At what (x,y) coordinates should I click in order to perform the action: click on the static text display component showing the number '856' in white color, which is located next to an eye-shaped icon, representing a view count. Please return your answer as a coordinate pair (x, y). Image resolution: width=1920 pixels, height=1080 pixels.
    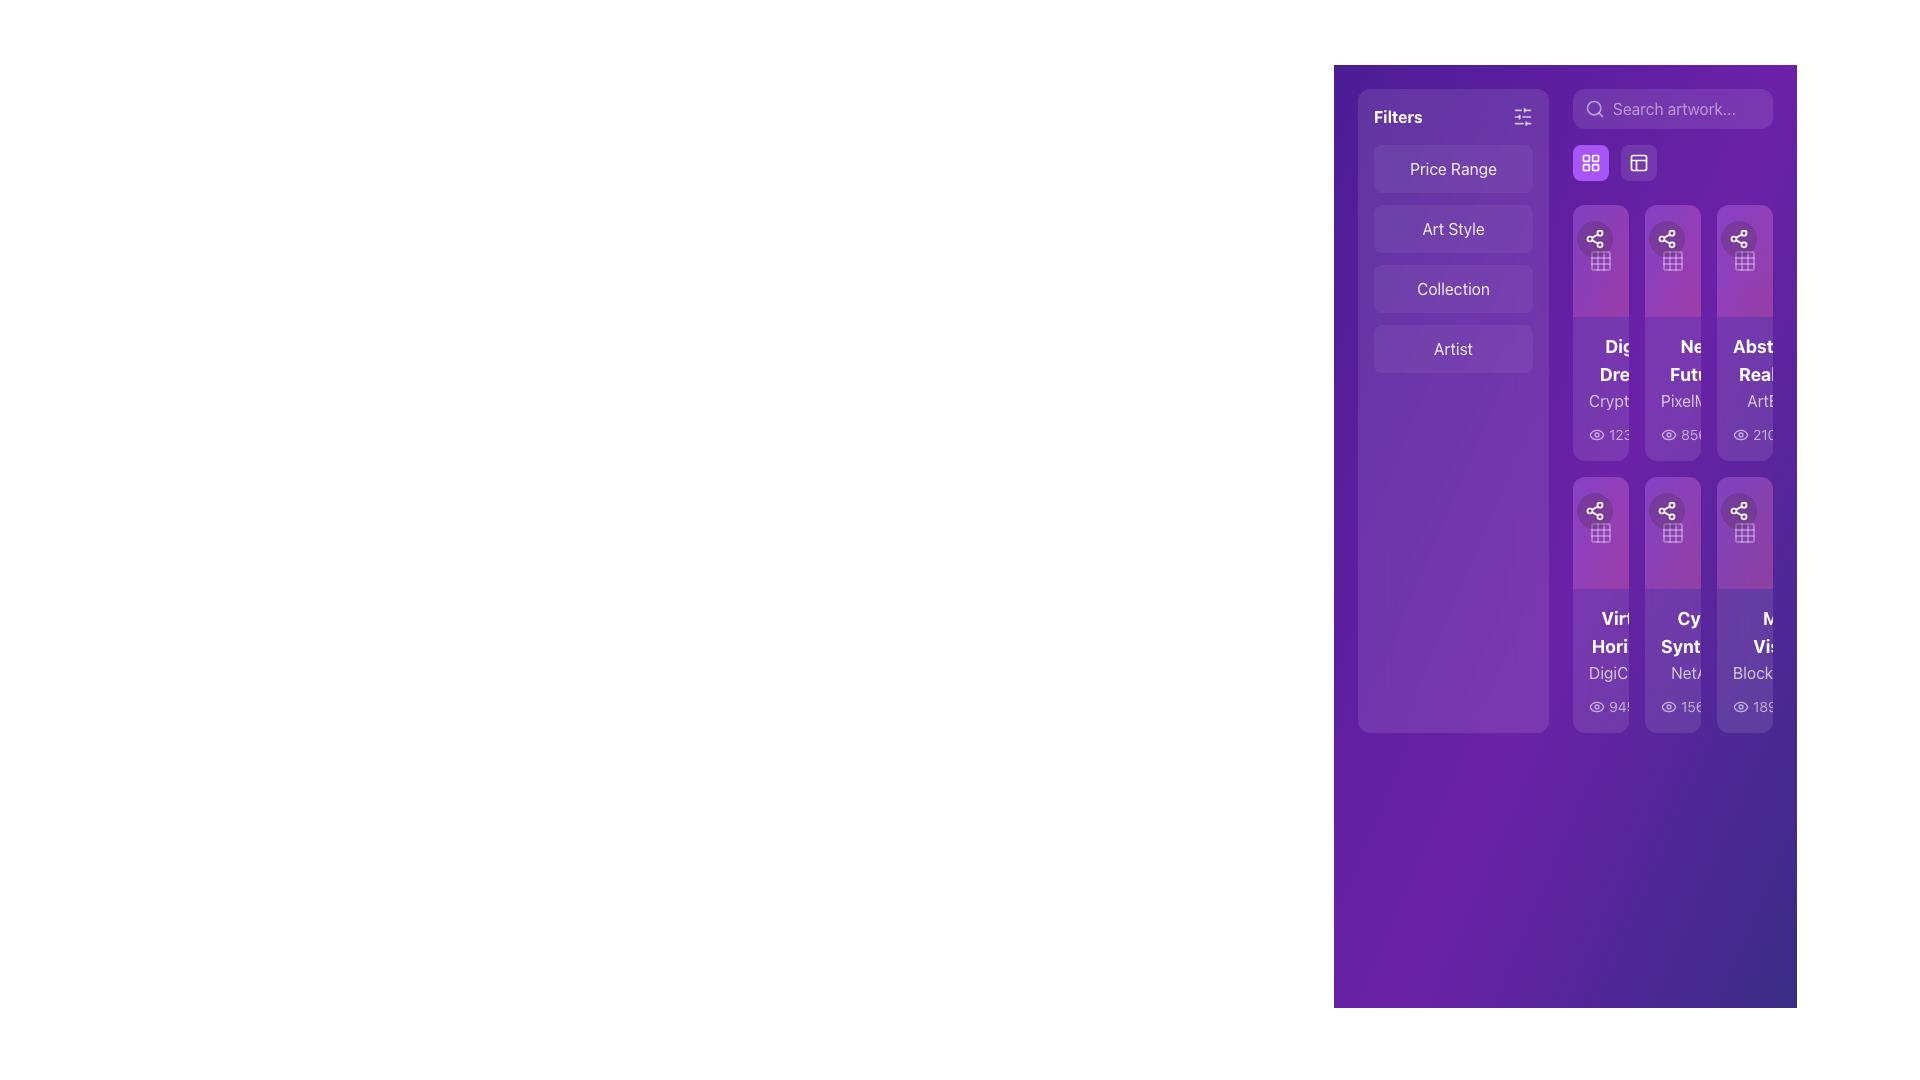
    Looking at the image, I should click on (1683, 434).